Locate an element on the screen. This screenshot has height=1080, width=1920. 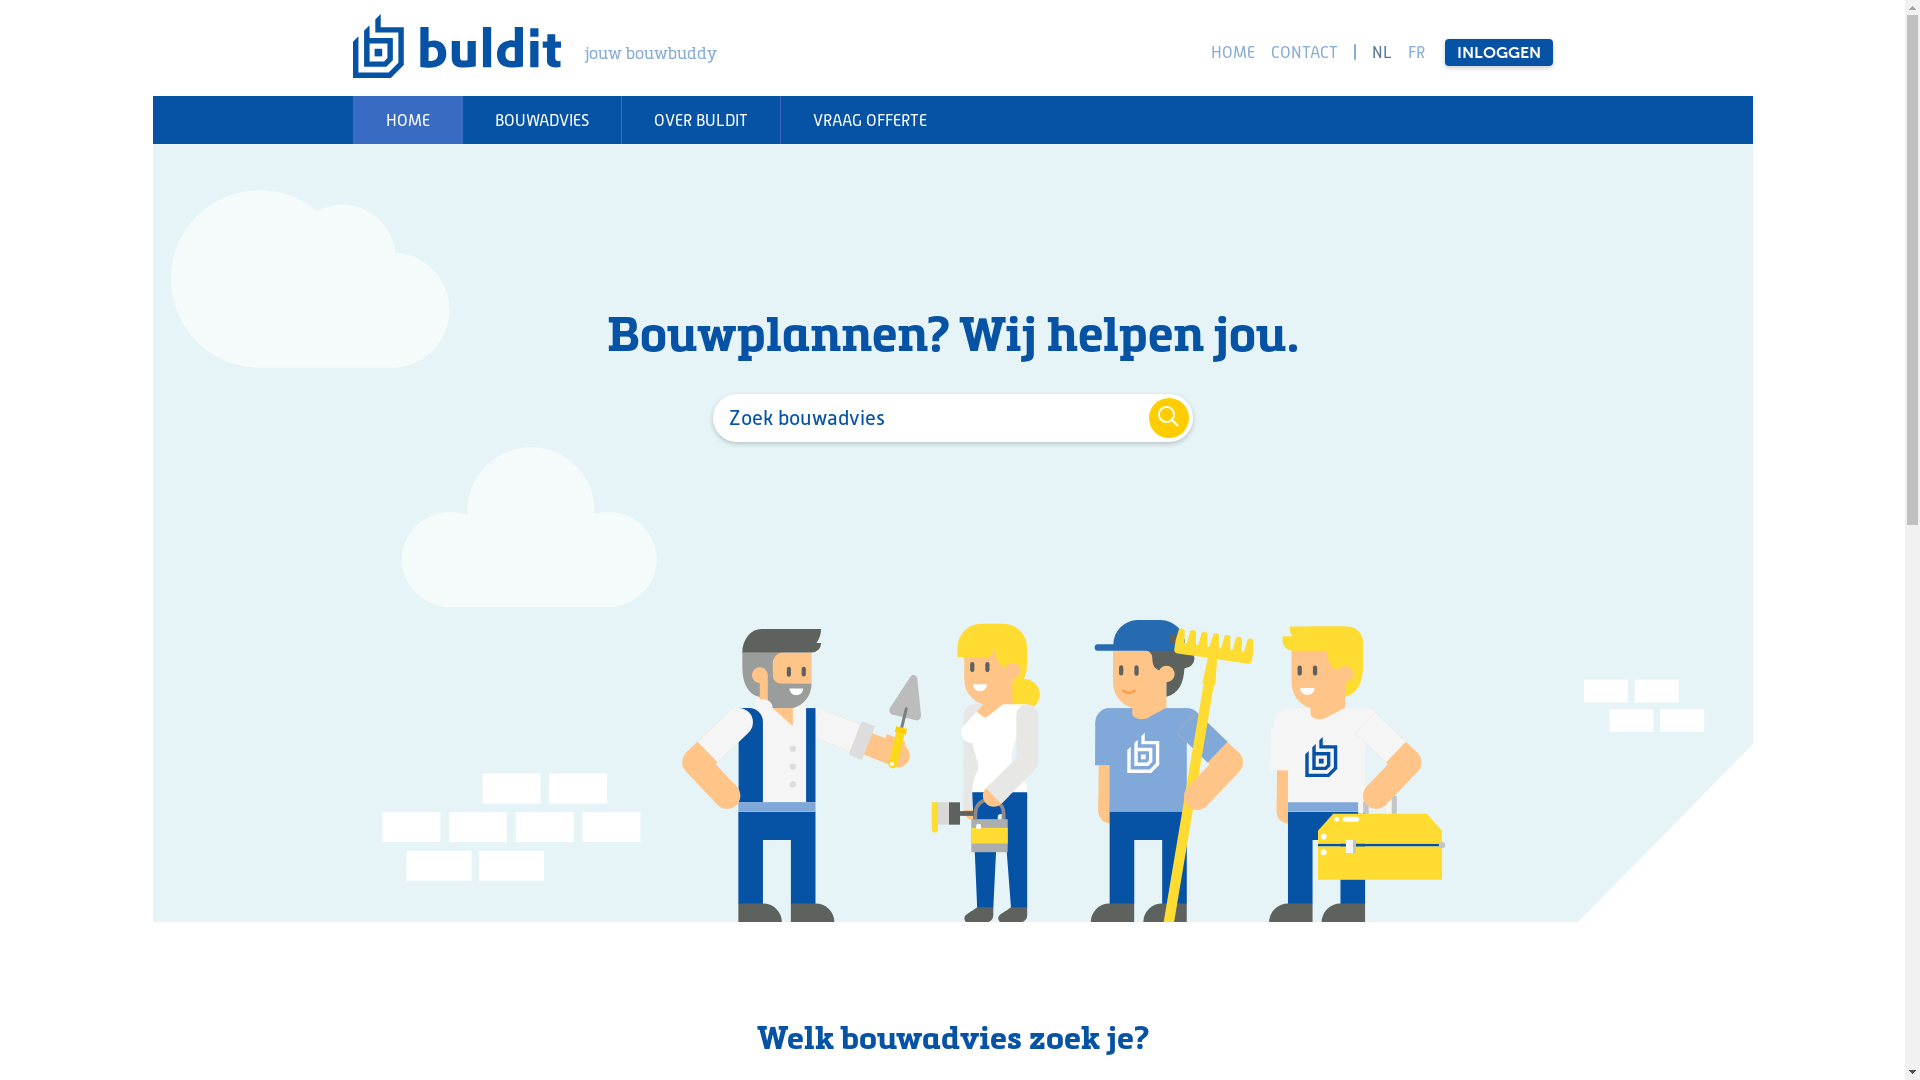
'BOUWADVIES' is located at coordinates (541, 119).